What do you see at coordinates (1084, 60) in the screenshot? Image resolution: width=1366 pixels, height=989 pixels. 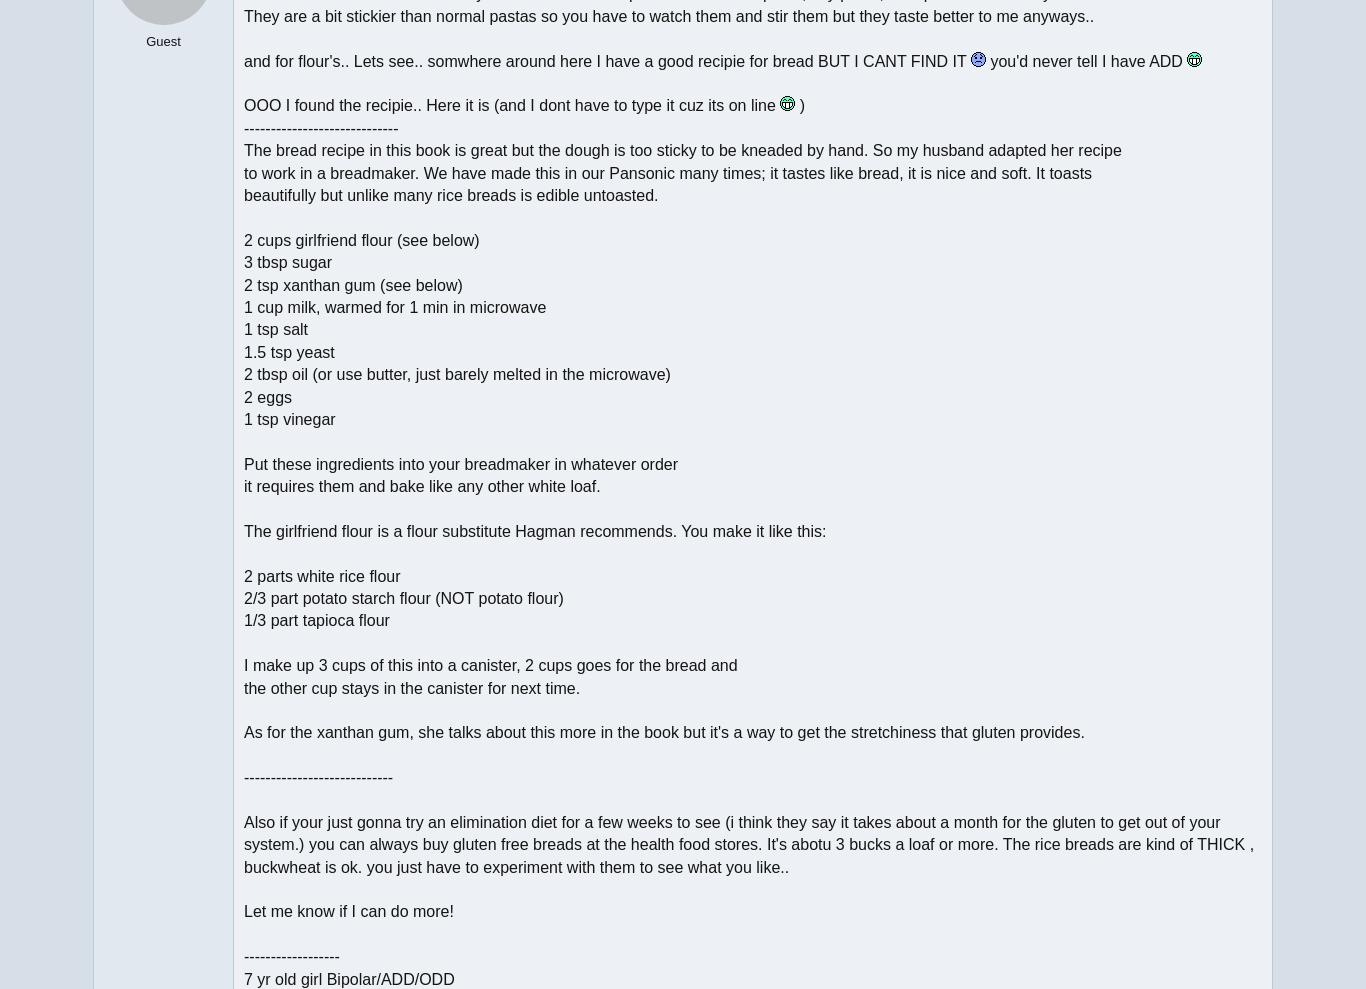 I see `'you'd never tell I have ADD'` at bounding box center [1084, 60].